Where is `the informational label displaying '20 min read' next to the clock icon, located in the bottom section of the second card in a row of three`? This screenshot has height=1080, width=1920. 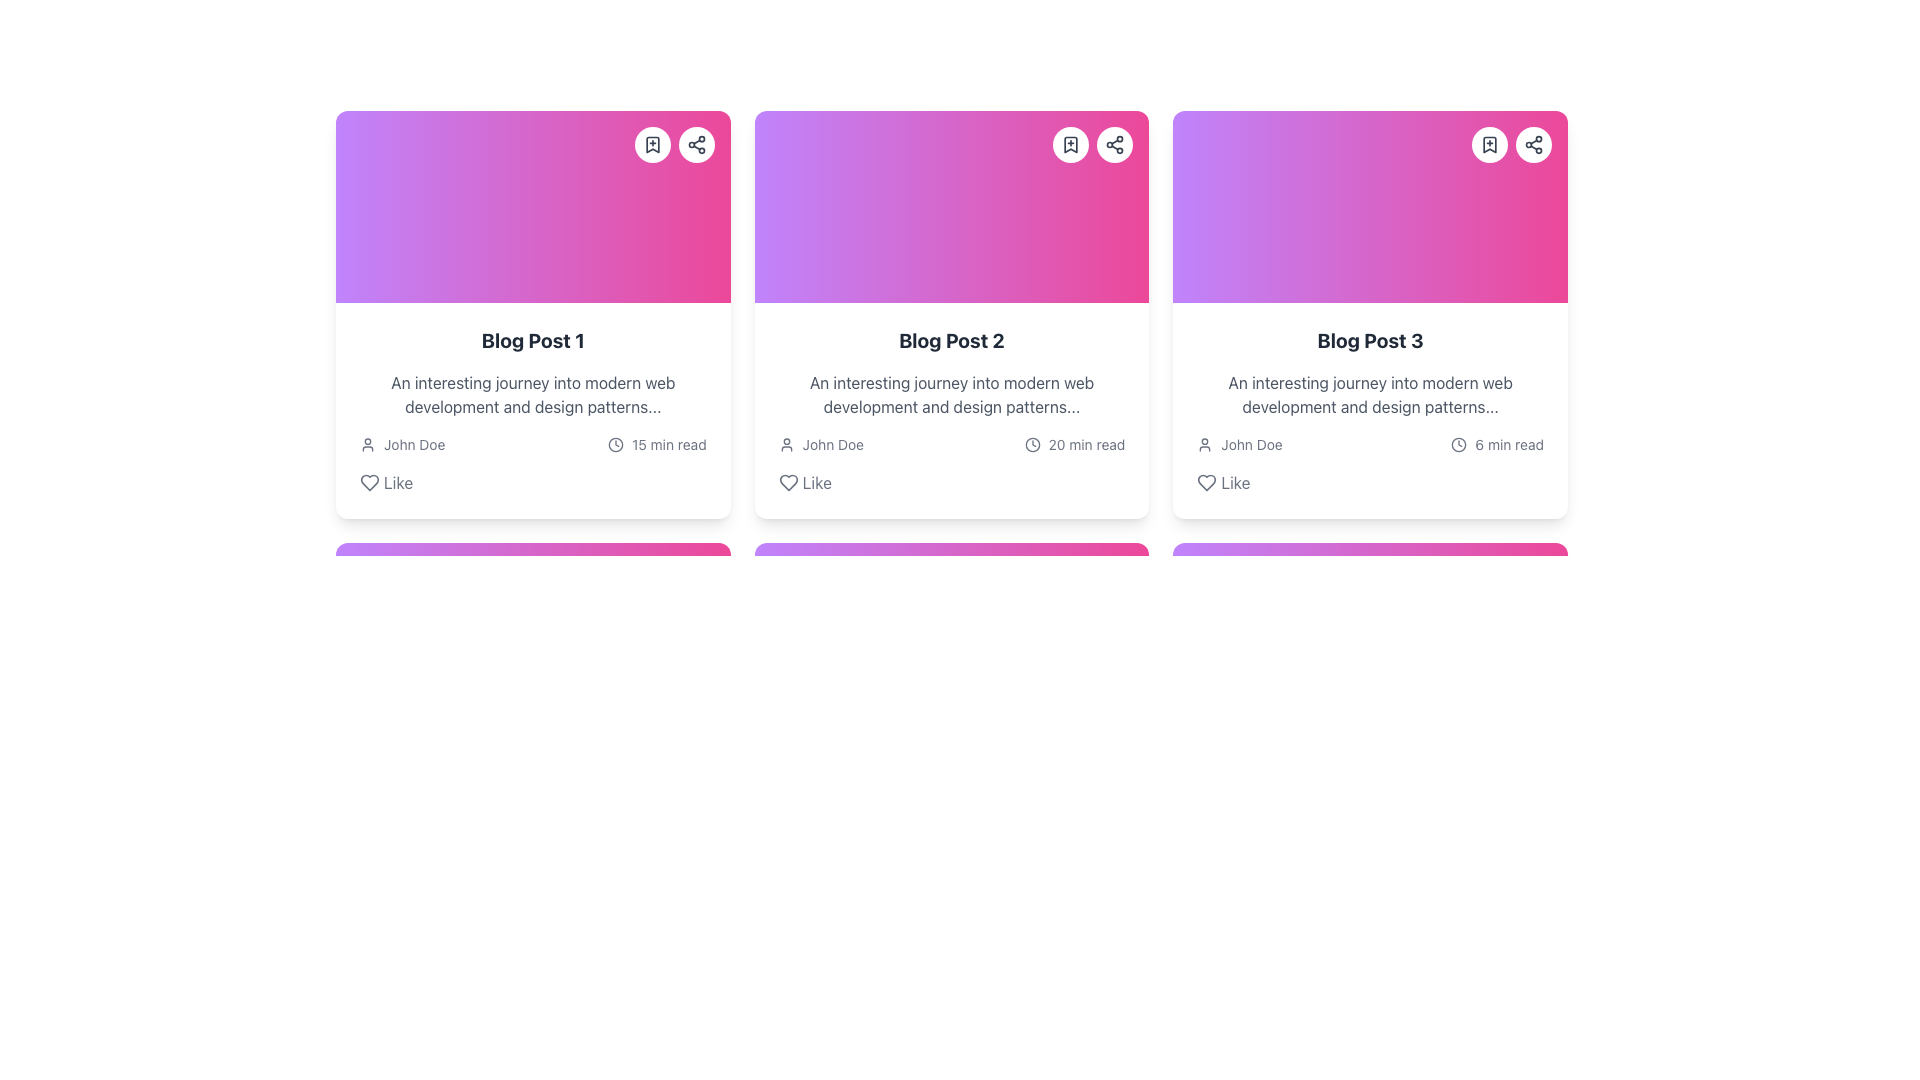 the informational label displaying '20 min read' next to the clock icon, located in the bottom section of the second card in a row of three is located at coordinates (1074, 443).